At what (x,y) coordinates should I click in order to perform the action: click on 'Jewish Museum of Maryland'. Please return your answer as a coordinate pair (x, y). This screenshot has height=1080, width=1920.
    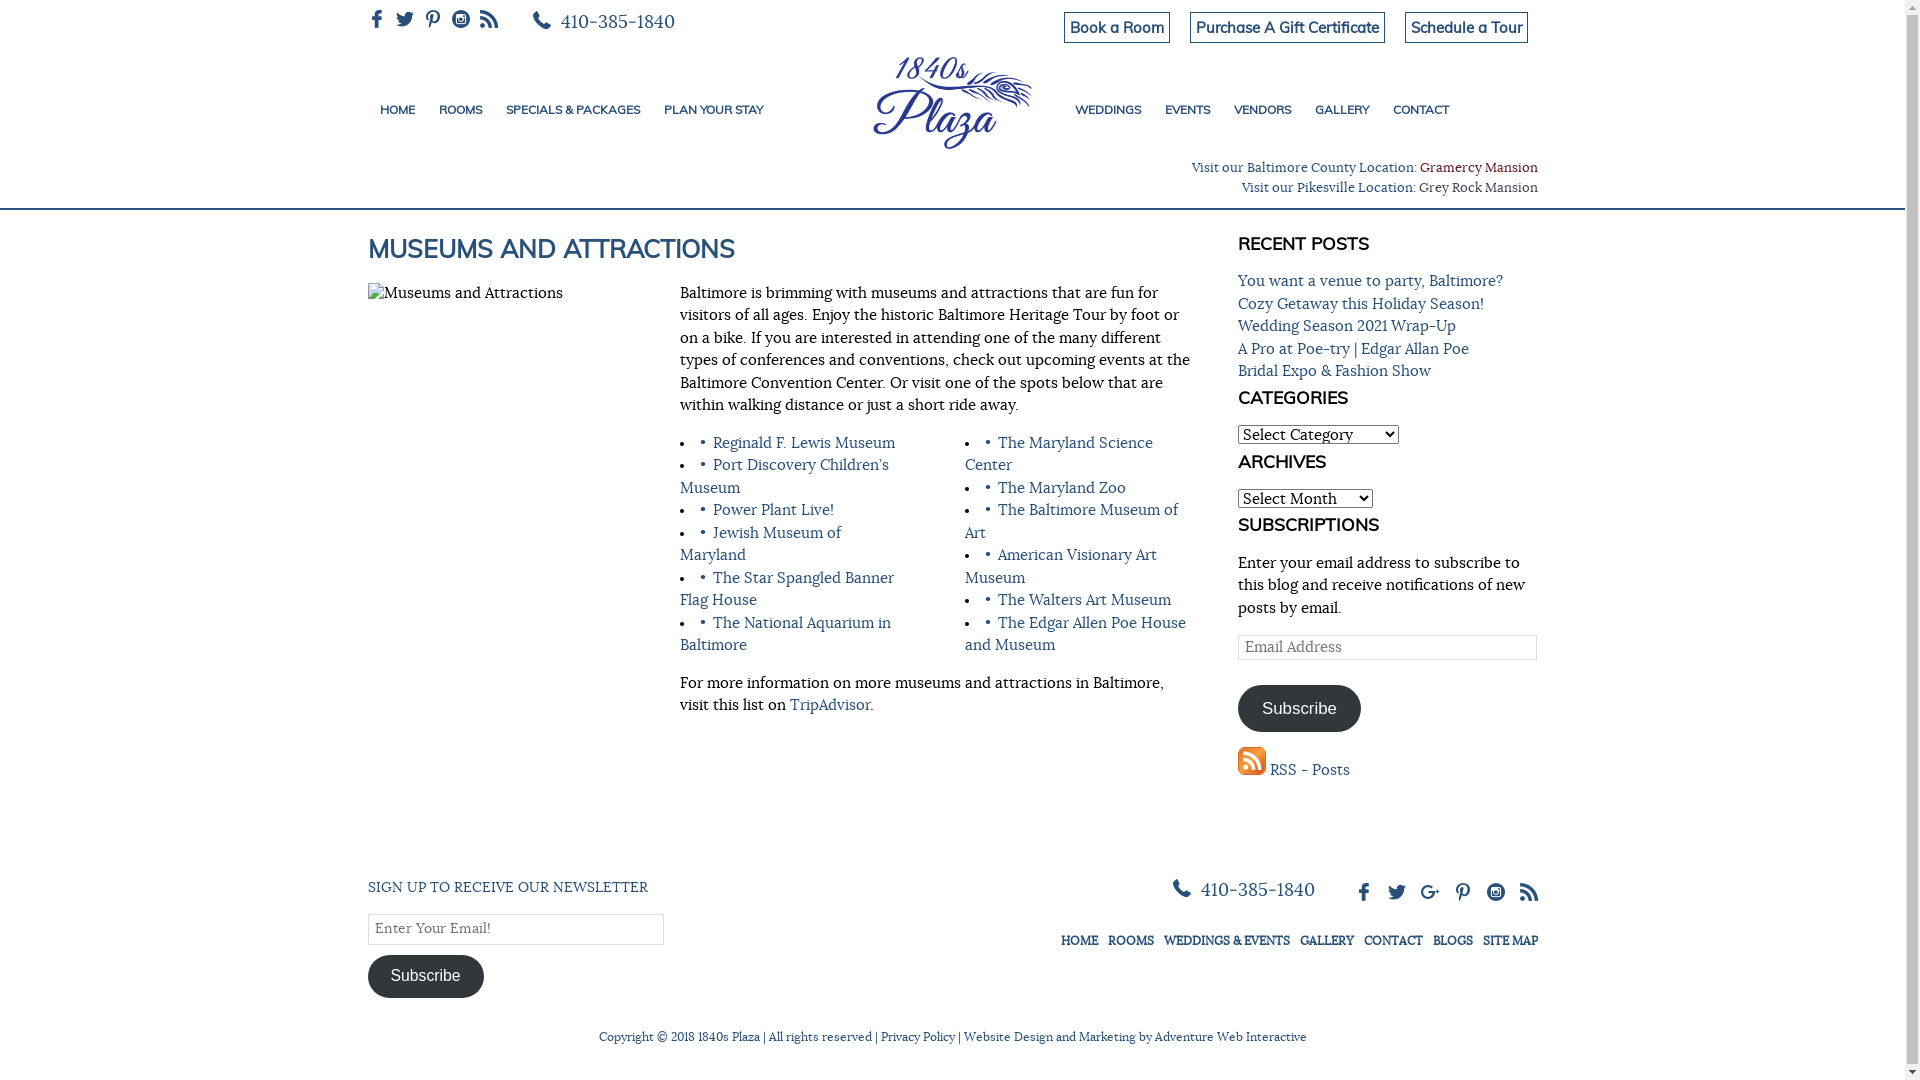
    Looking at the image, I should click on (759, 544).